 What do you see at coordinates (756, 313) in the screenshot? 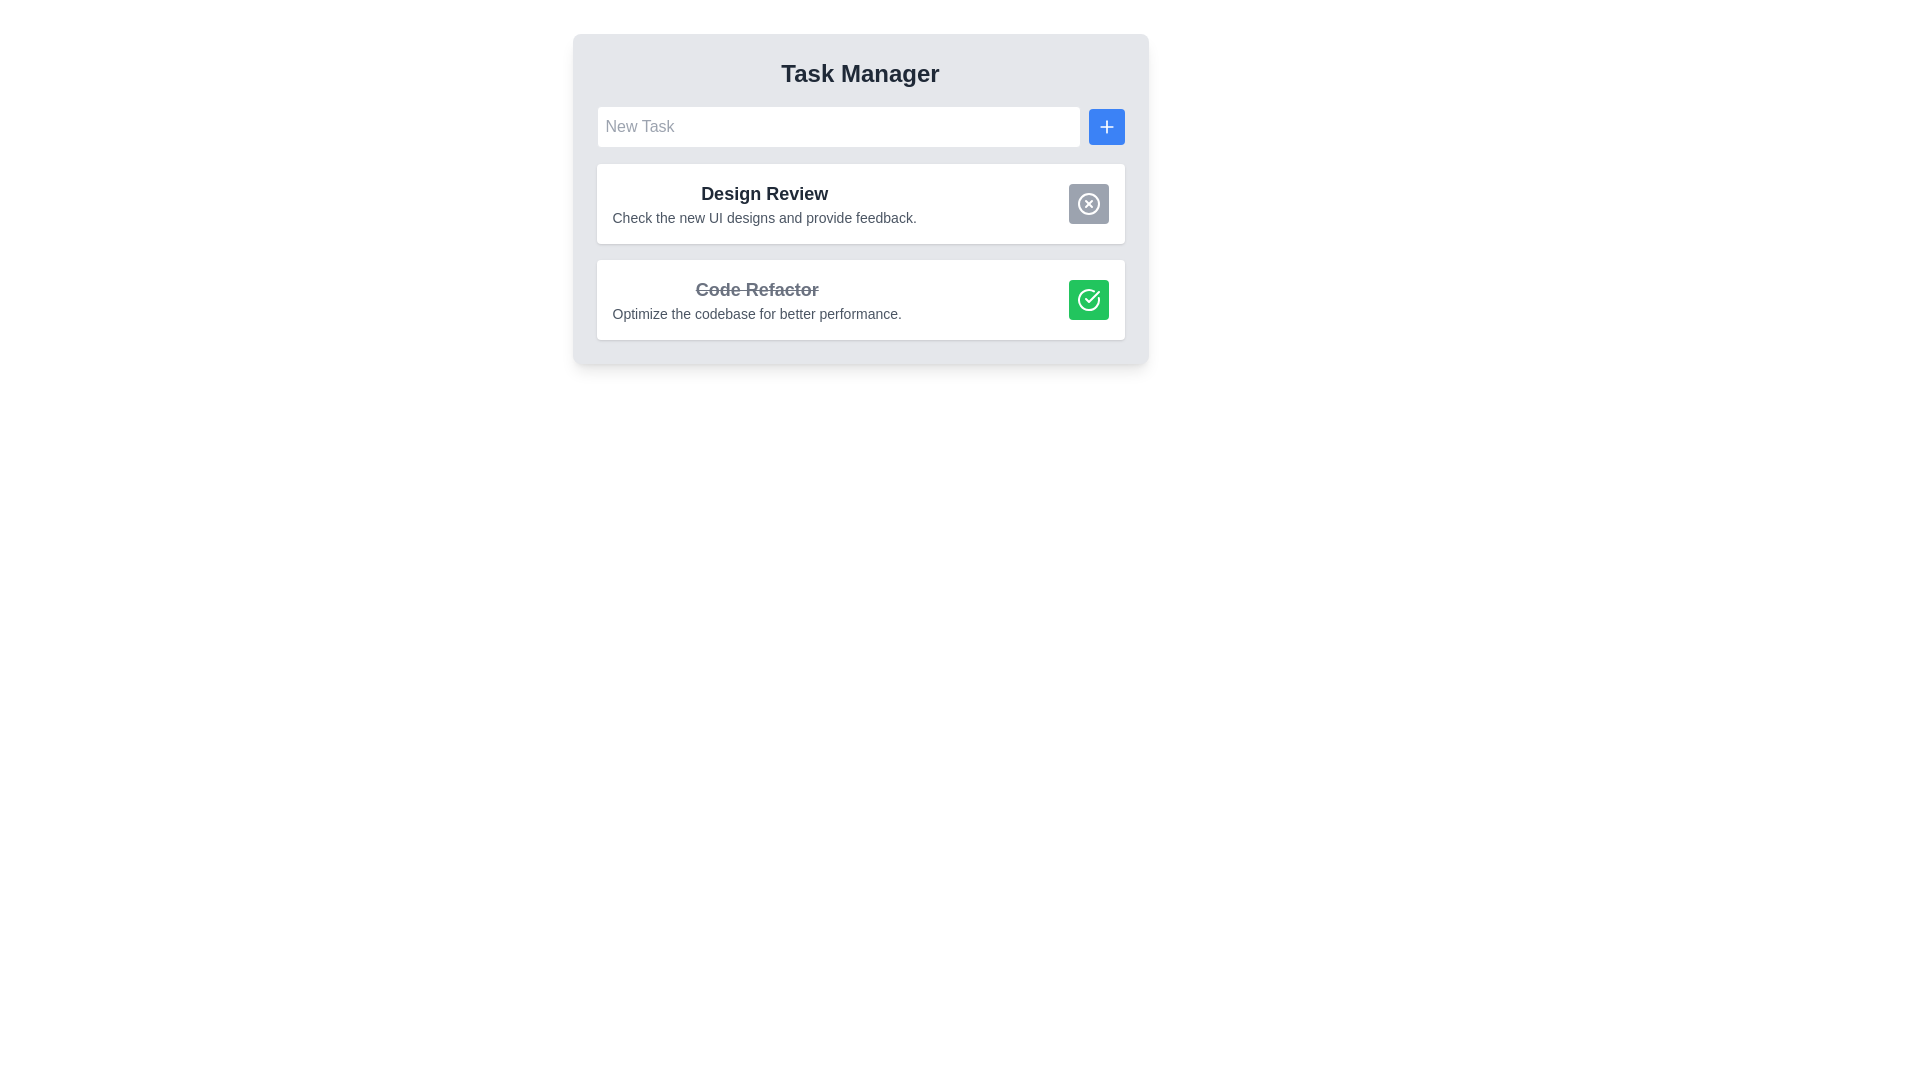
I see `the text in the Text label element displaying 'Optimize the codebase for better performance.' located below the 'Code Refactor' label` at bounding box center [756, 313].